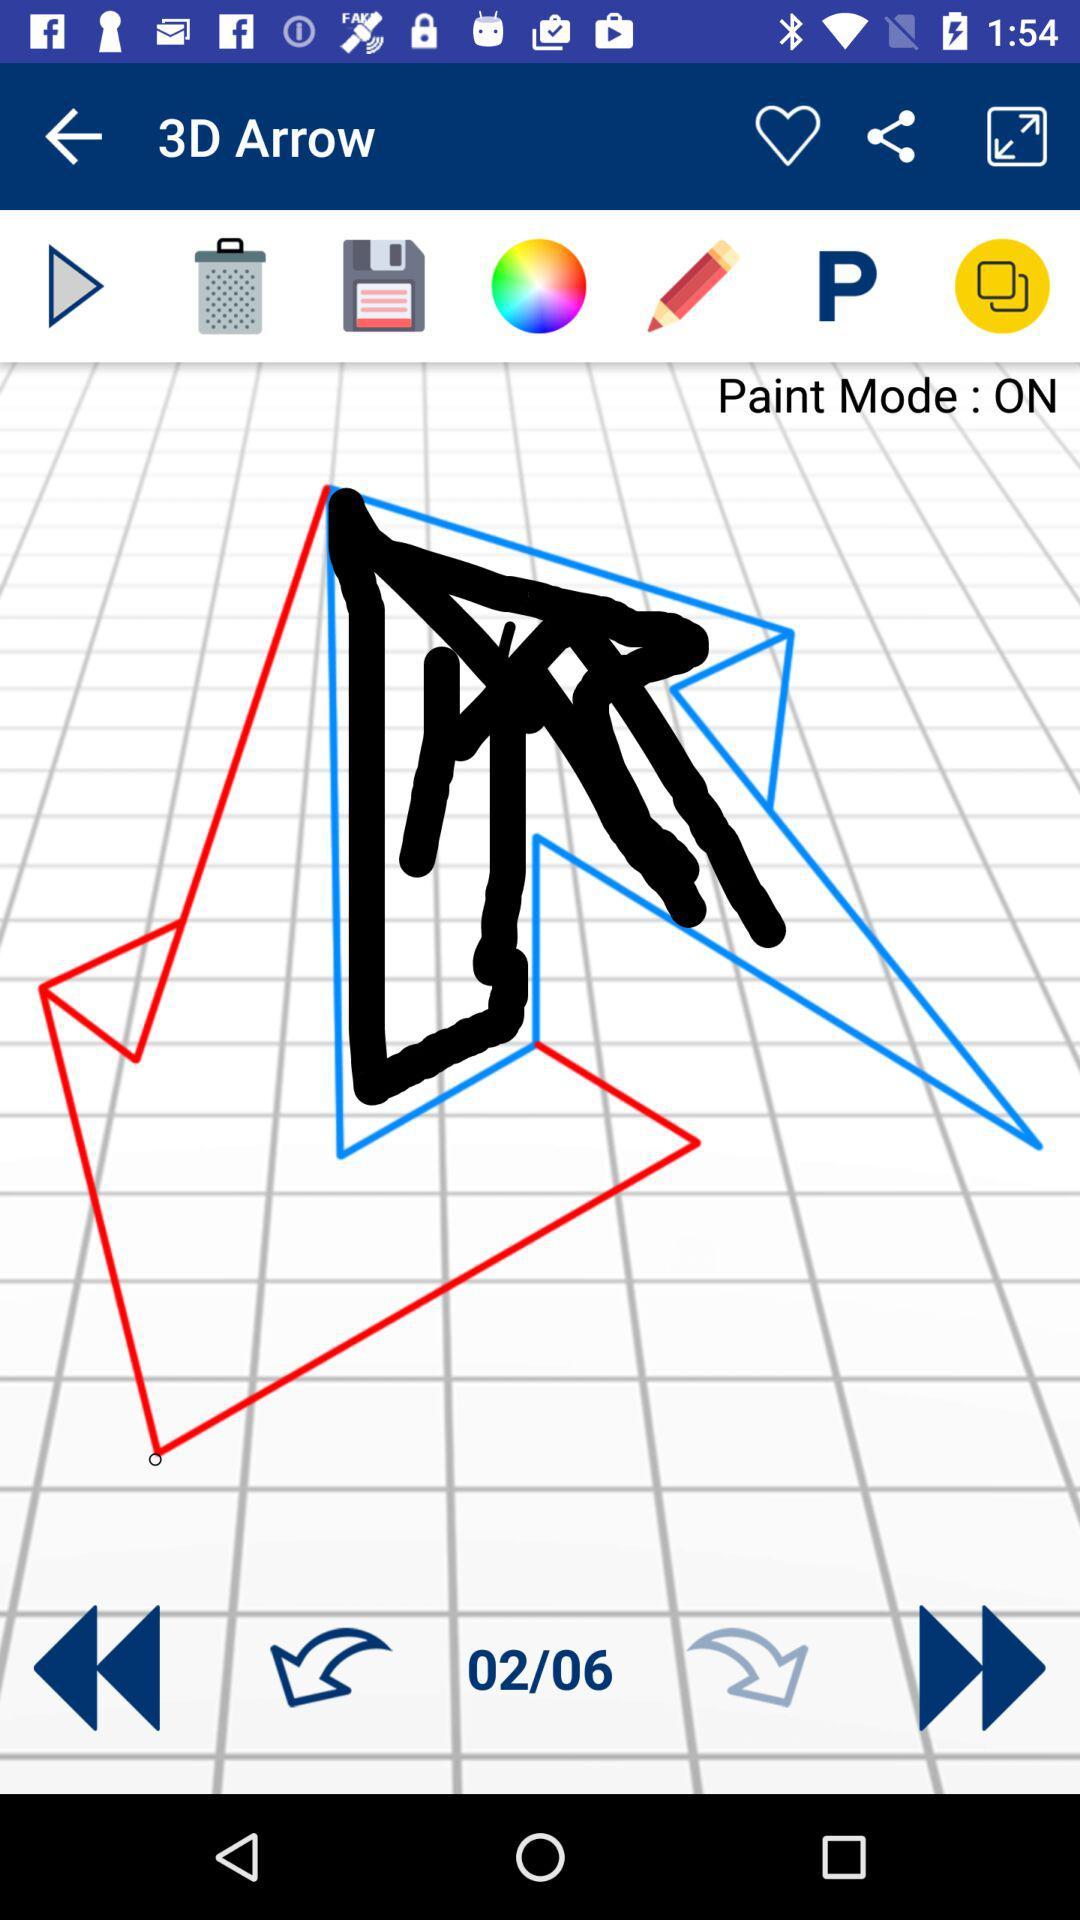  What do you see at coordinates (330, 1668) in the screenshot?
I see `turn left` at bounding box center [330, 1668].